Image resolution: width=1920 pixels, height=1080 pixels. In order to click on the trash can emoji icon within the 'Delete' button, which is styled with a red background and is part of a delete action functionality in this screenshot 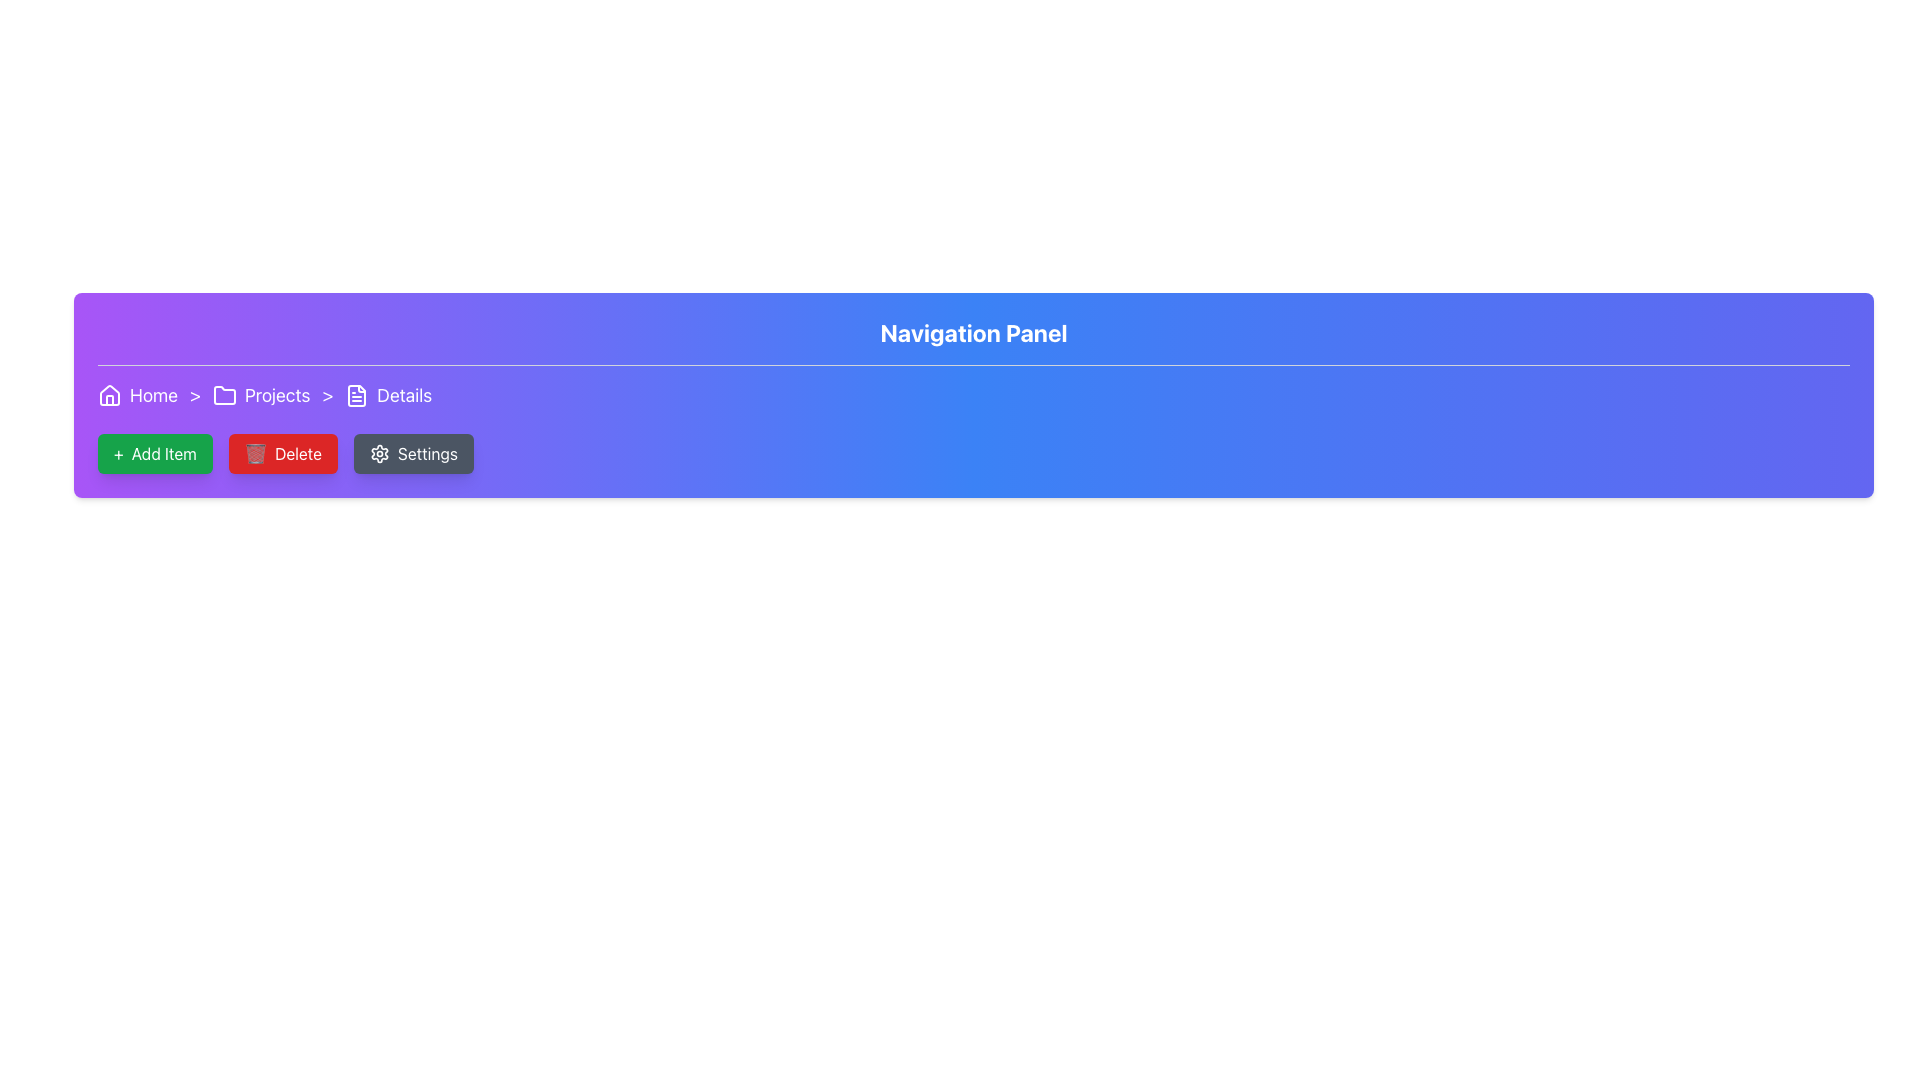, I will do `click(254, 454)`.